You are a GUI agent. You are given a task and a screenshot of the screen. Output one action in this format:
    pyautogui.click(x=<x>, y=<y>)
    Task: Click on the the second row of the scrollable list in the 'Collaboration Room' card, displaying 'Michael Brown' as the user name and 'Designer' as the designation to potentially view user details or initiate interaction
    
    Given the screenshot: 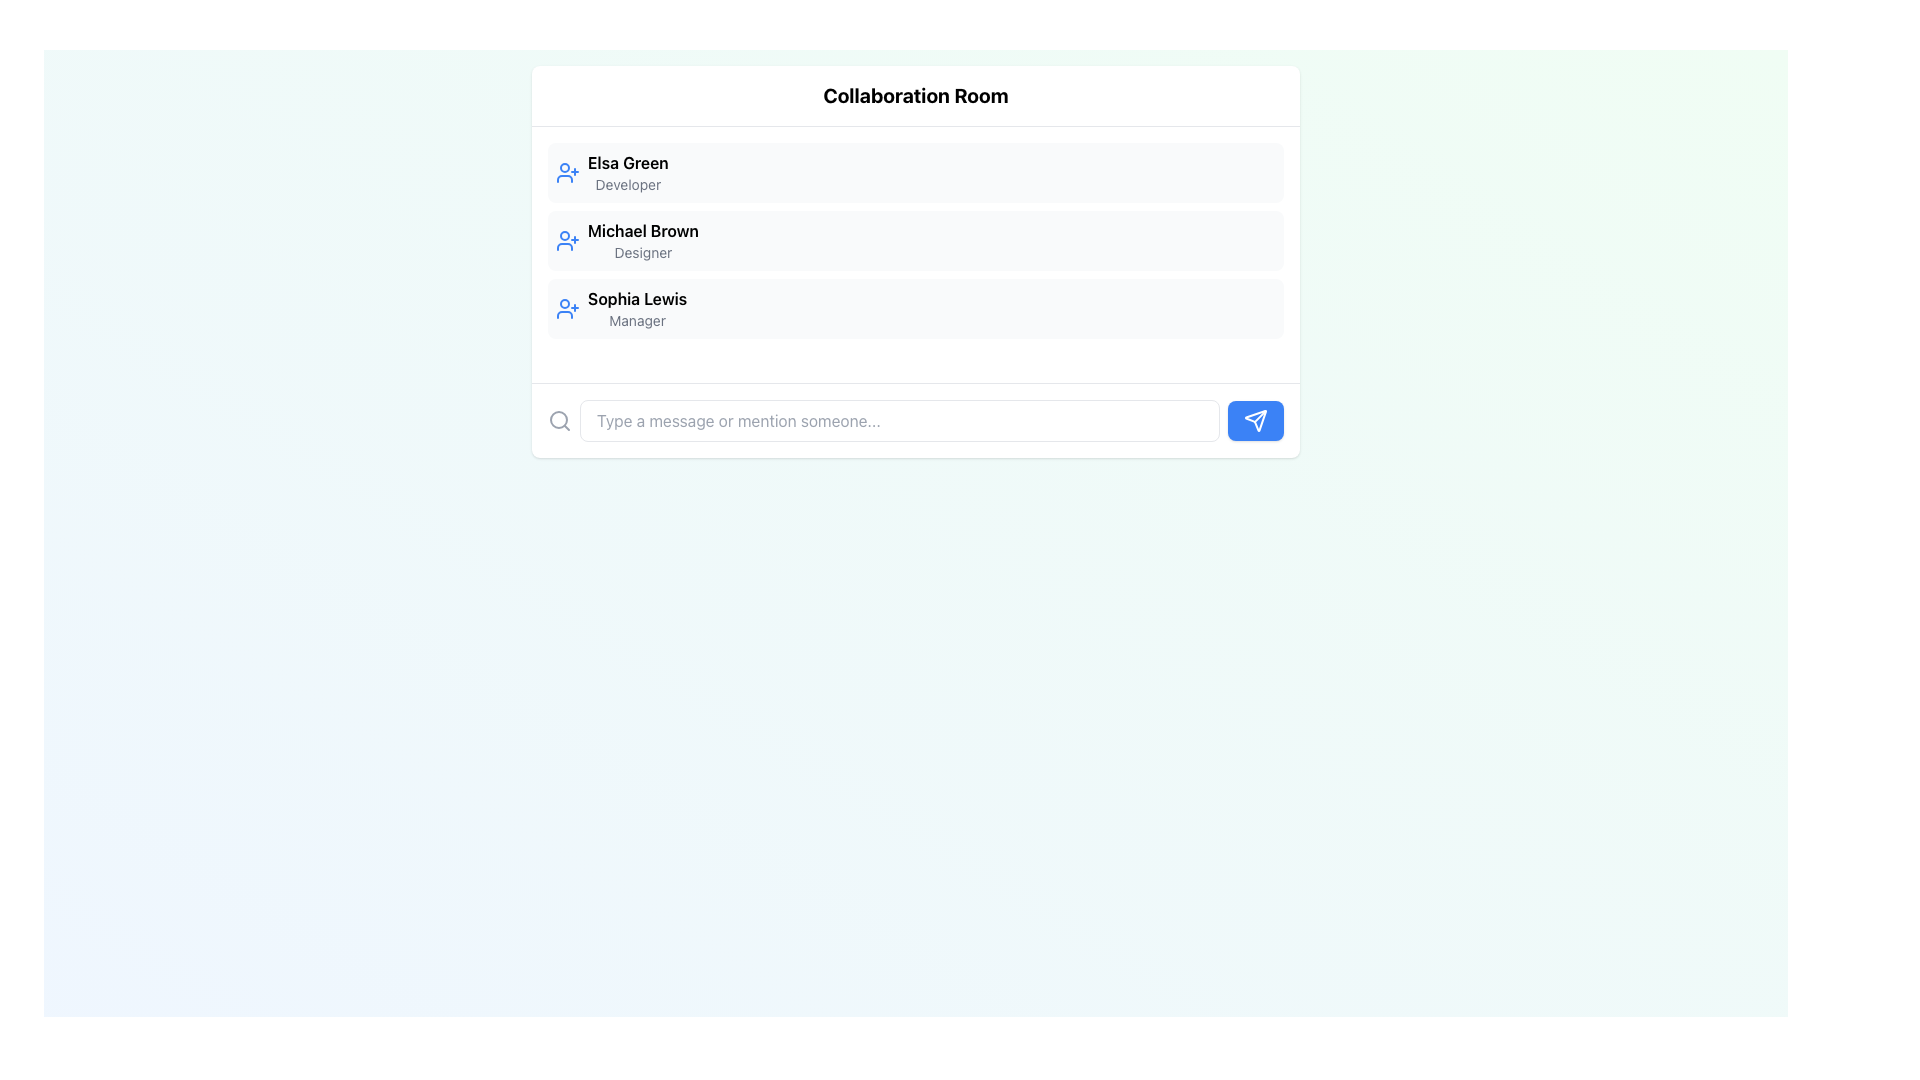 What is the action you would take?
    pyautogui.click(x=915, y=253)
    